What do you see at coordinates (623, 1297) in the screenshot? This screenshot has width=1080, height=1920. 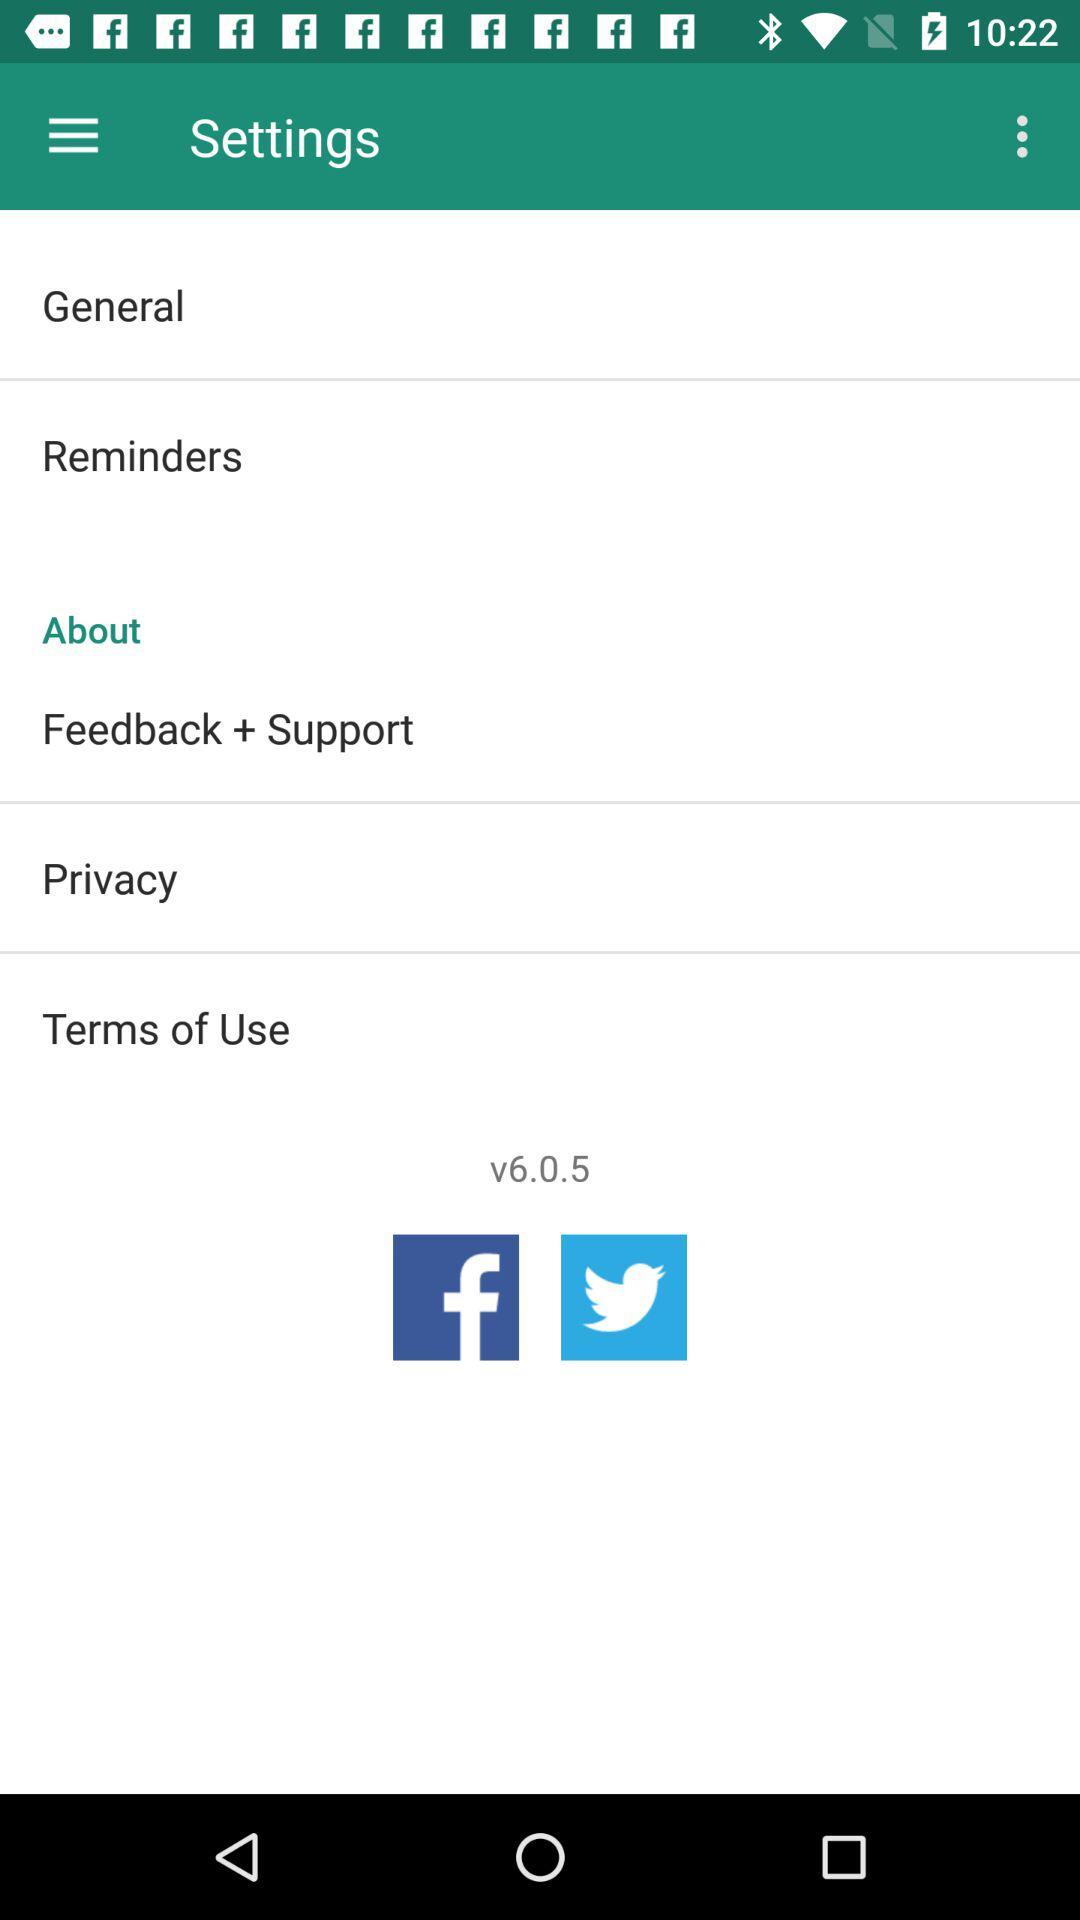 I see `visit twitter page` at bounding box center [623, 1297].